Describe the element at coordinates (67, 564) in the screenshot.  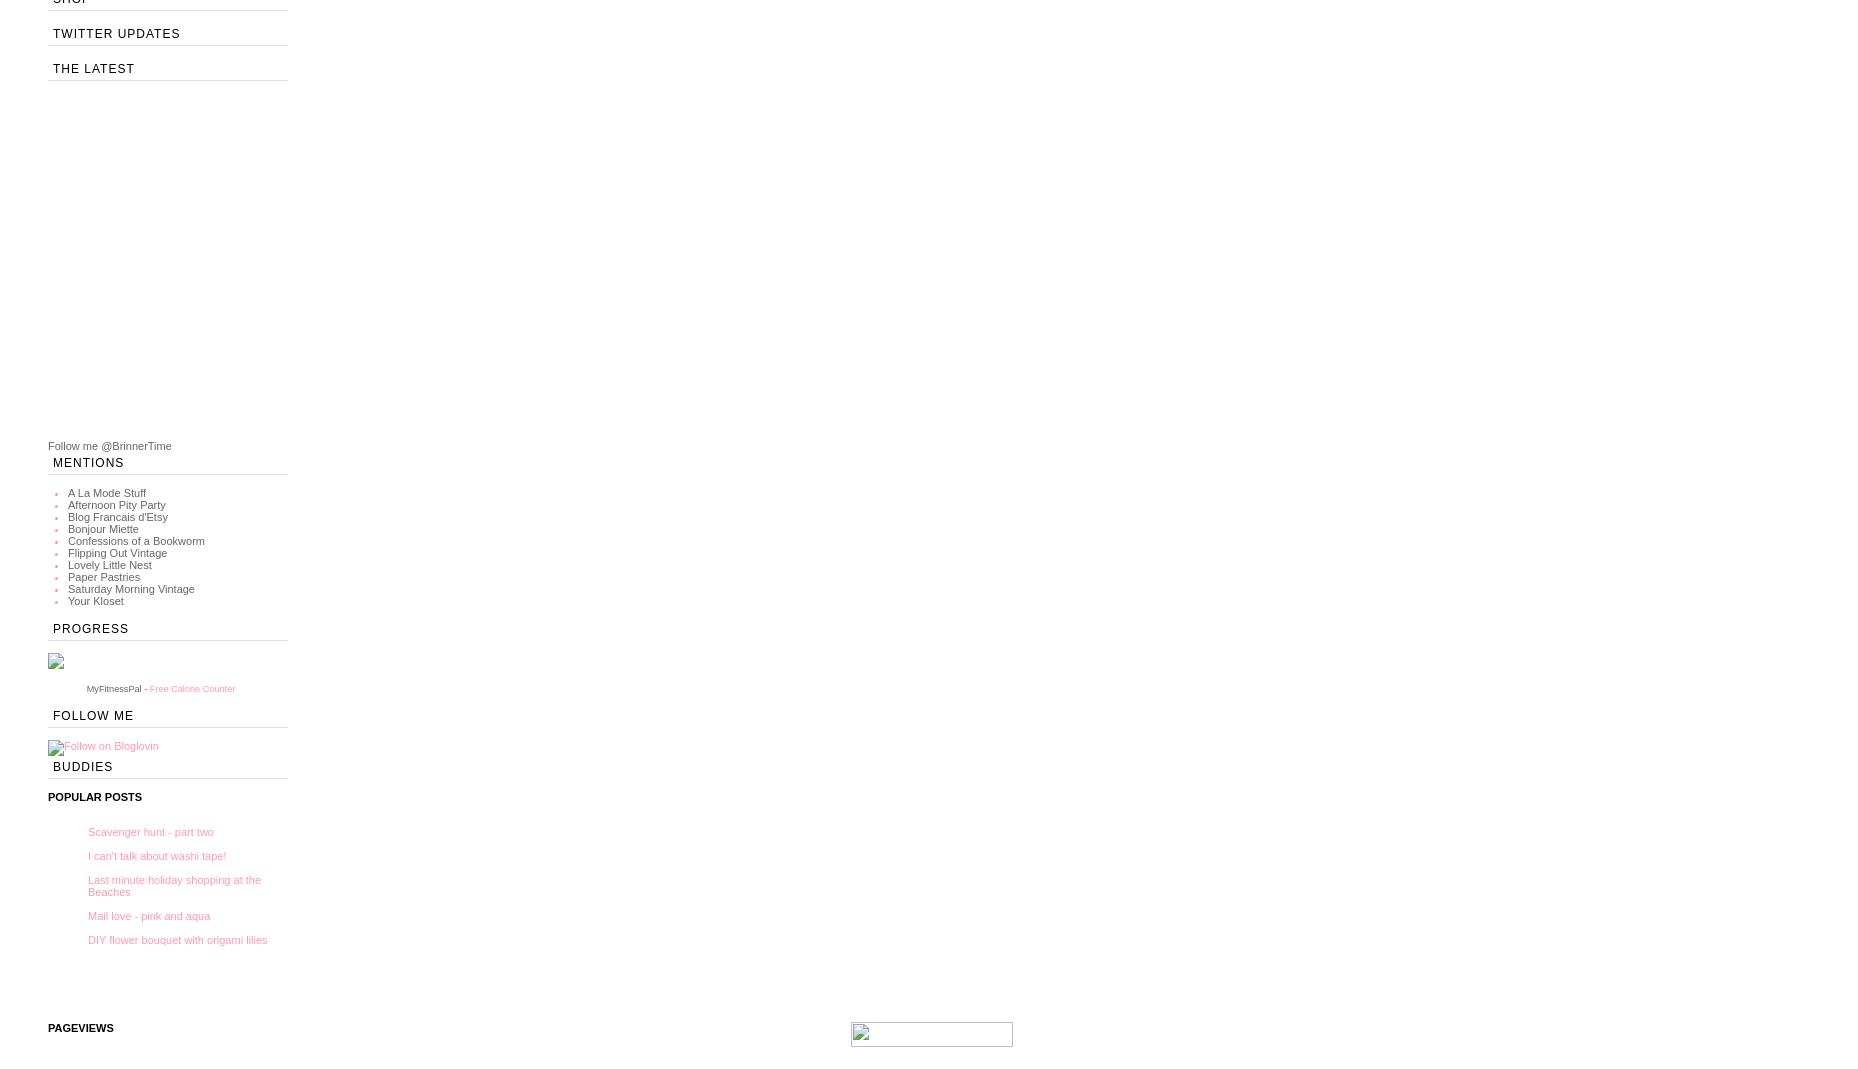
I see `'Lovely Little Nest'` at that location.